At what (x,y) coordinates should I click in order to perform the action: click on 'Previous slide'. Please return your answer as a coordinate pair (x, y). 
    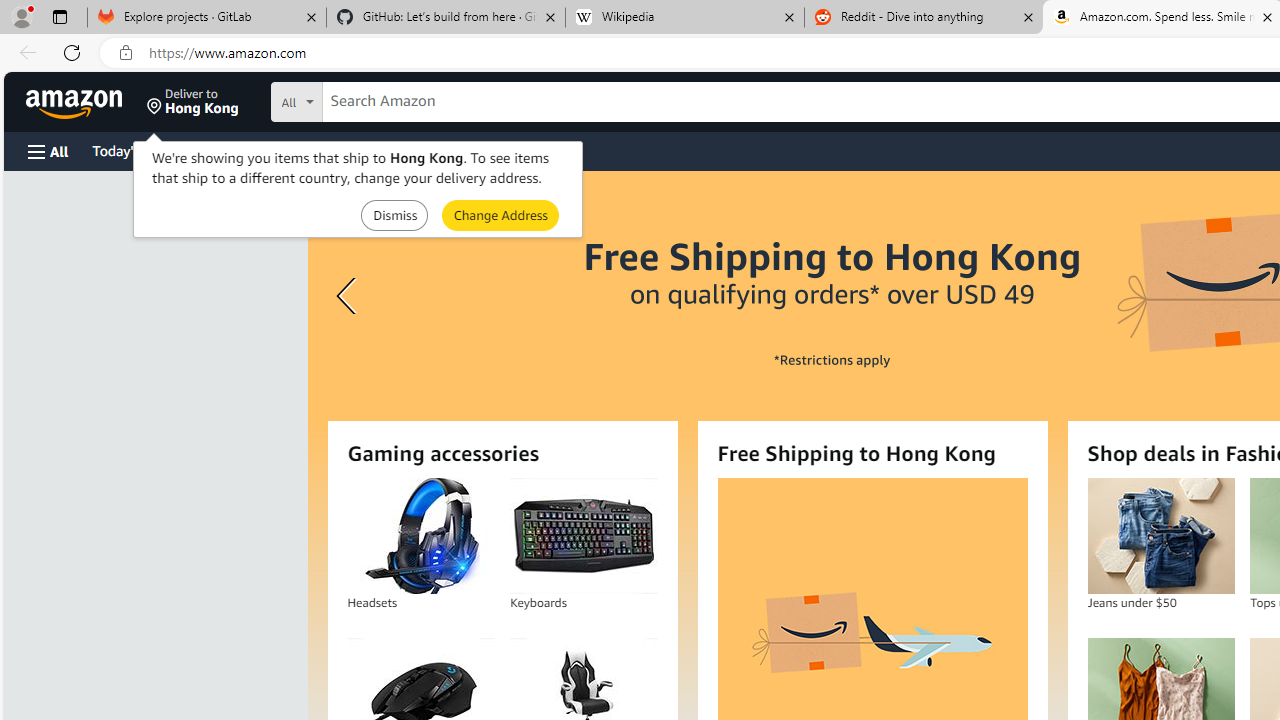
    Looking at the image, I should click on (349, 296).